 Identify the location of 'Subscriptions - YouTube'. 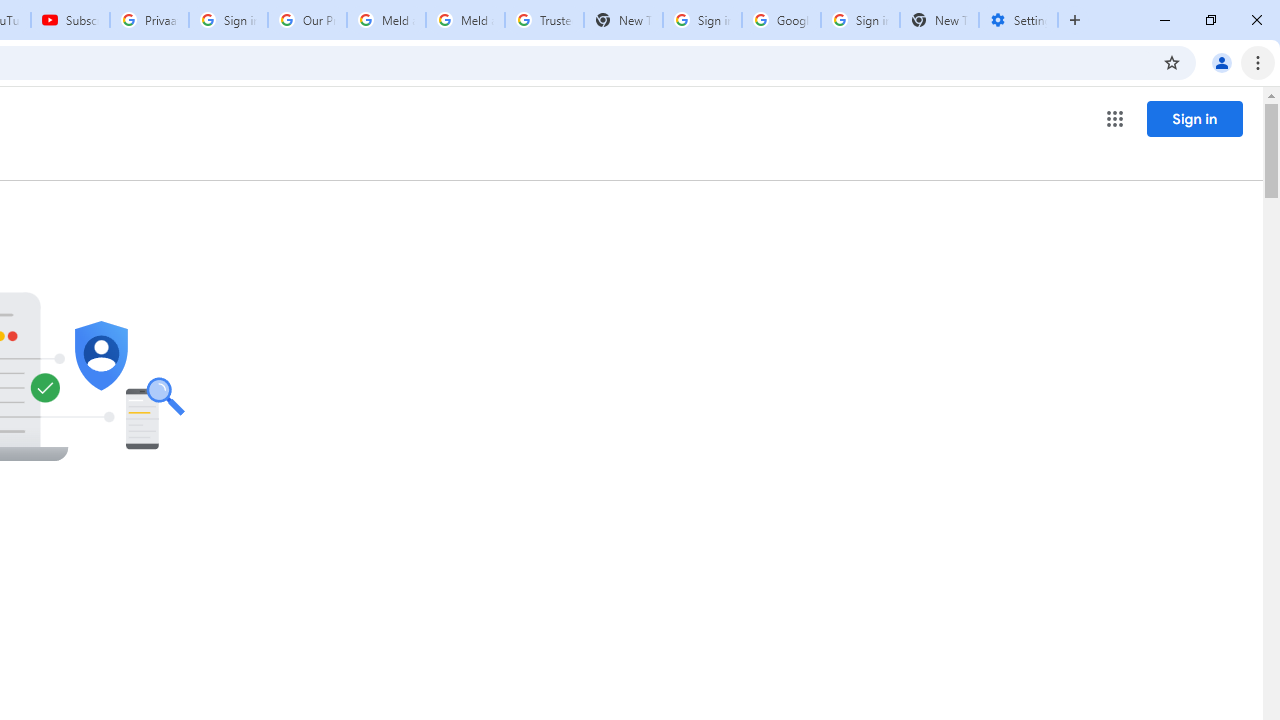
(70, 20).